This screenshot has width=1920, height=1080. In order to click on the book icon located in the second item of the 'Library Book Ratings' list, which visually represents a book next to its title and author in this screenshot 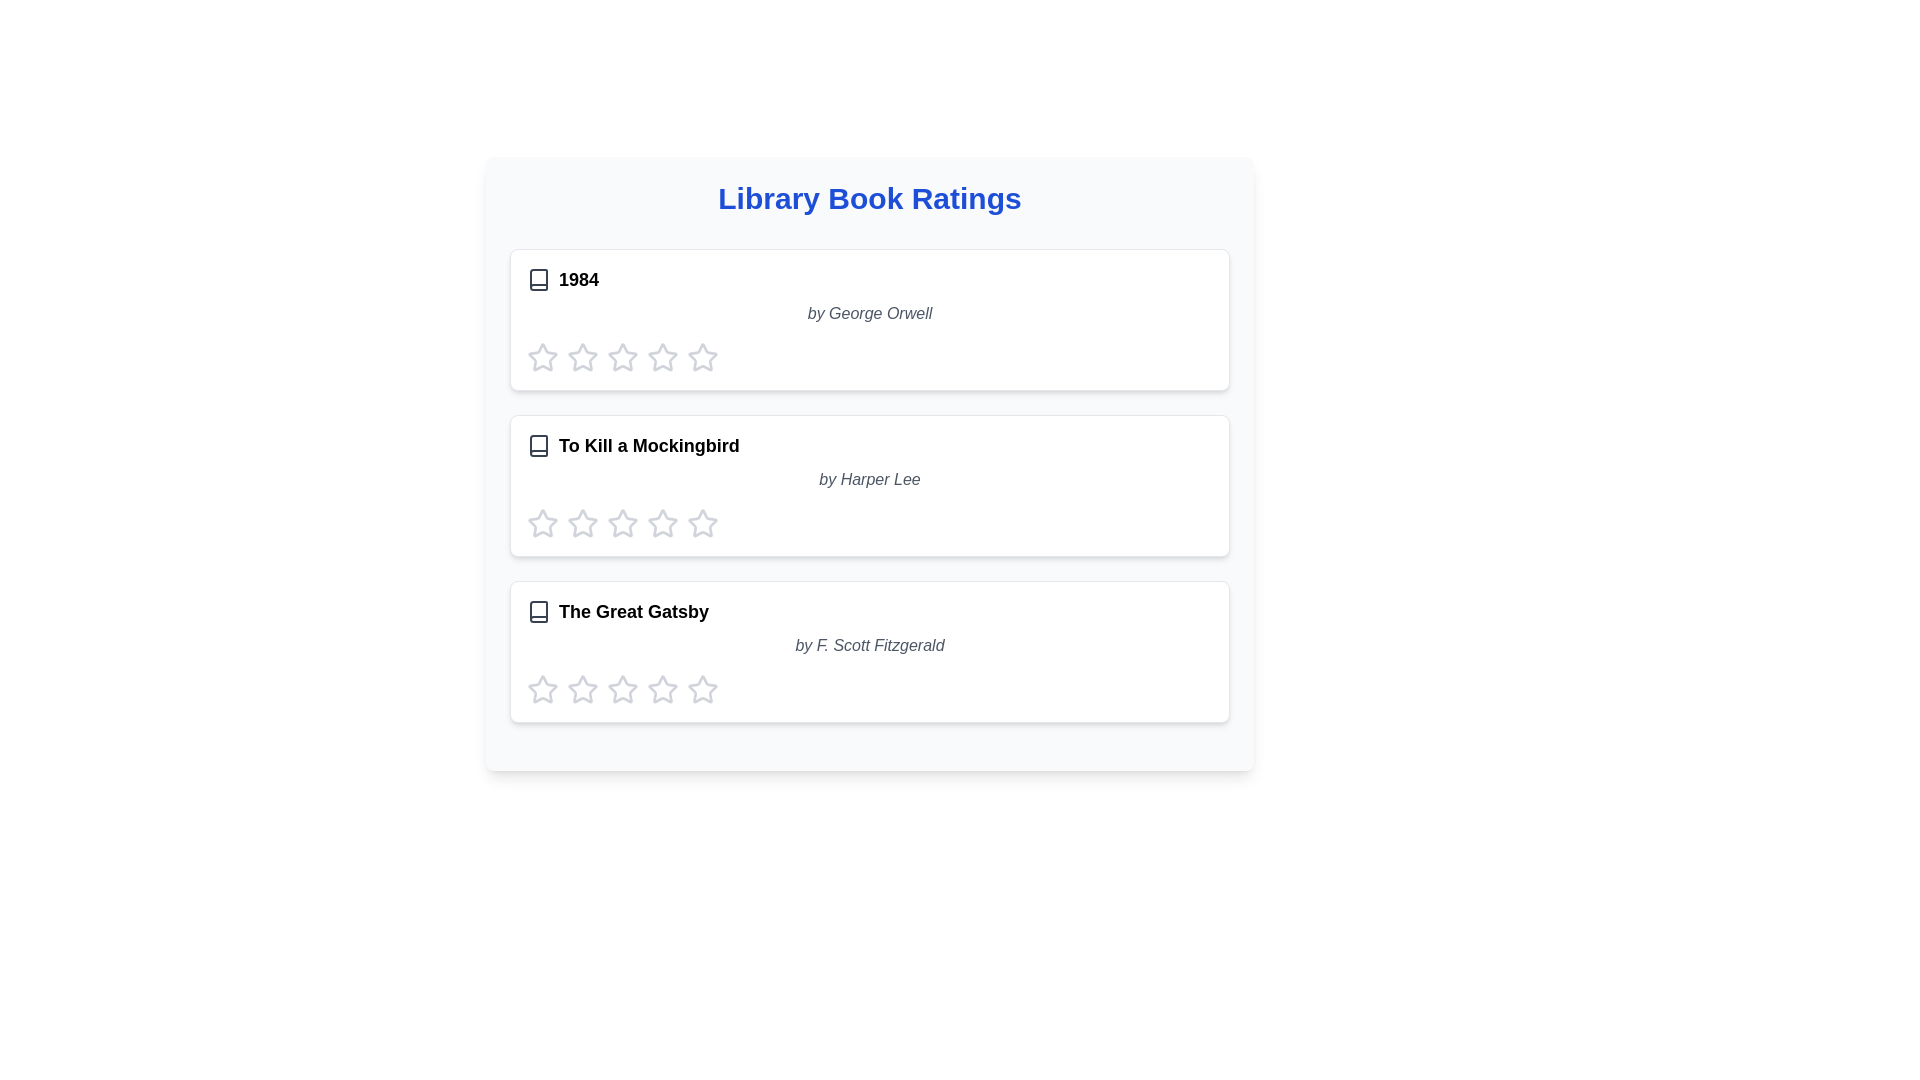, I will do `click(538, 445)`.